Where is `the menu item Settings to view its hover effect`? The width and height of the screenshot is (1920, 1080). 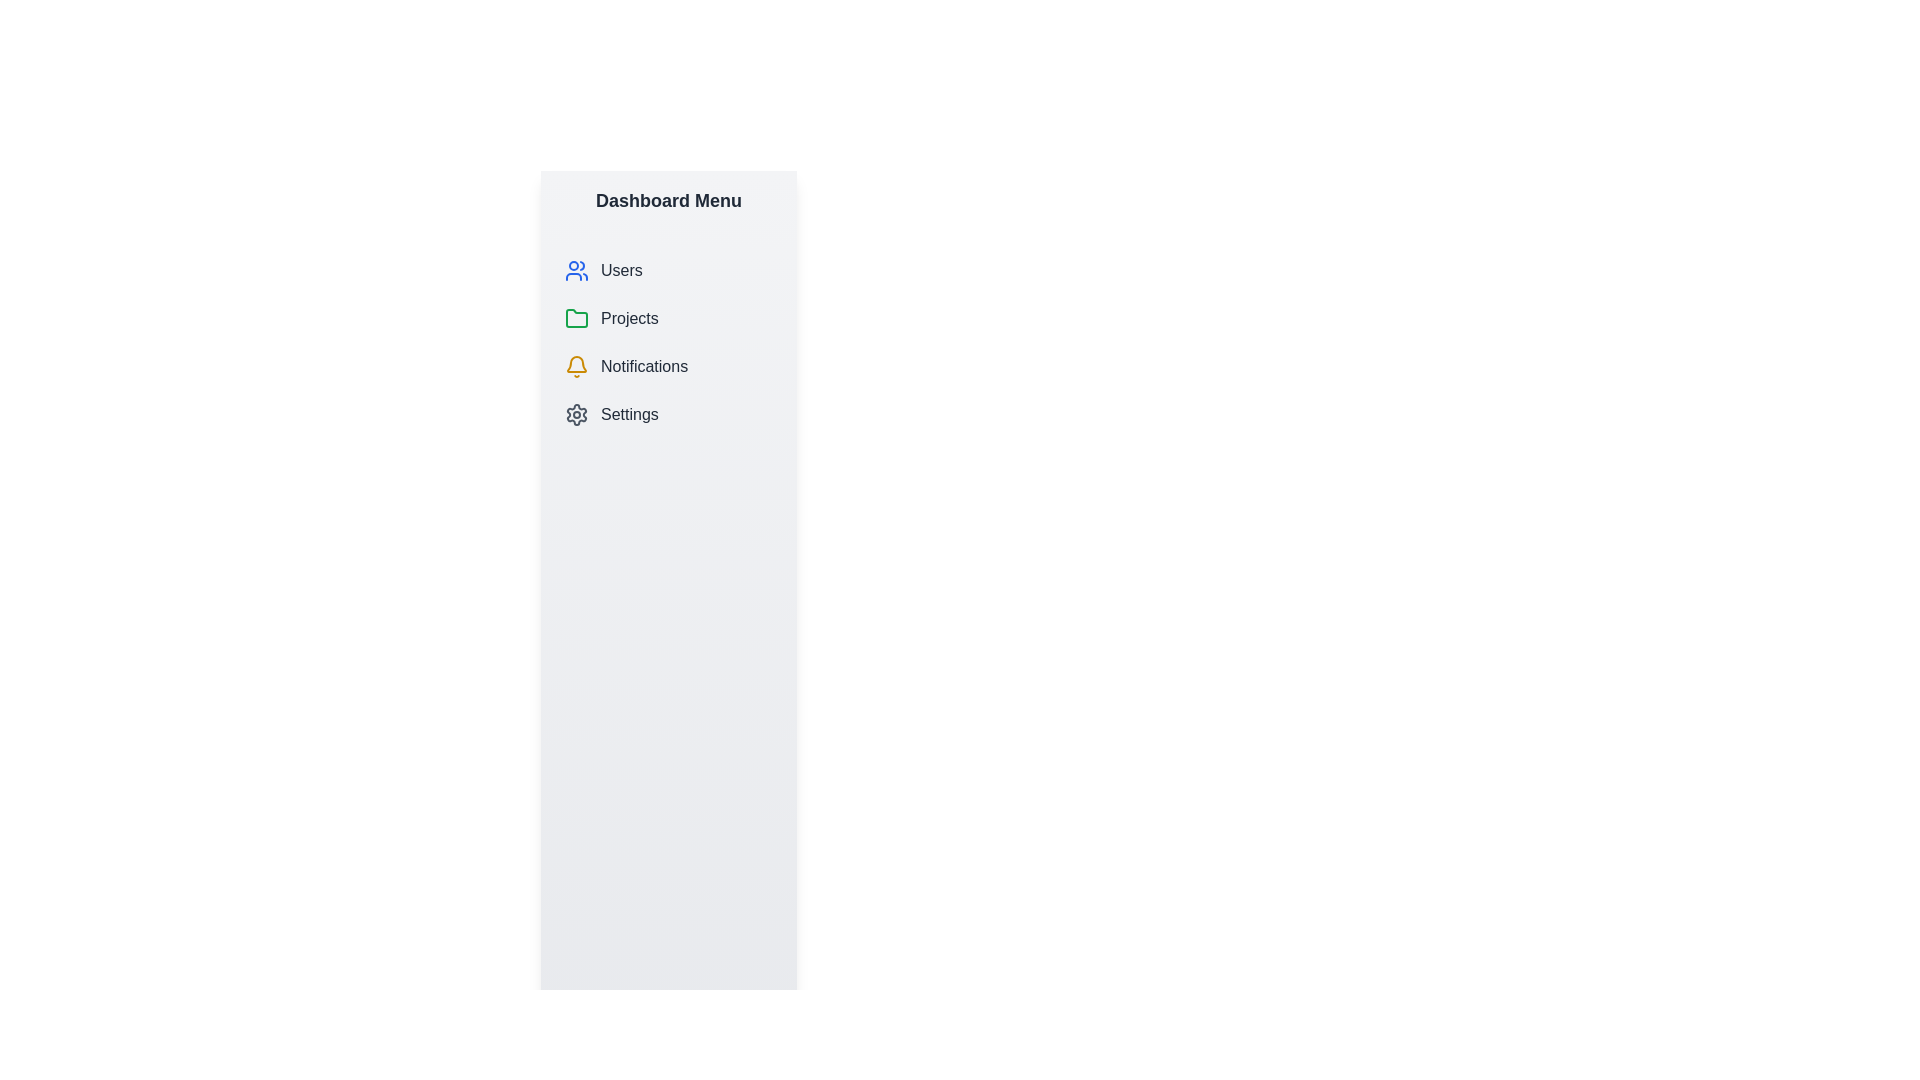
the menu item Settings to view its hover effect is located at coordinates (668, 414).